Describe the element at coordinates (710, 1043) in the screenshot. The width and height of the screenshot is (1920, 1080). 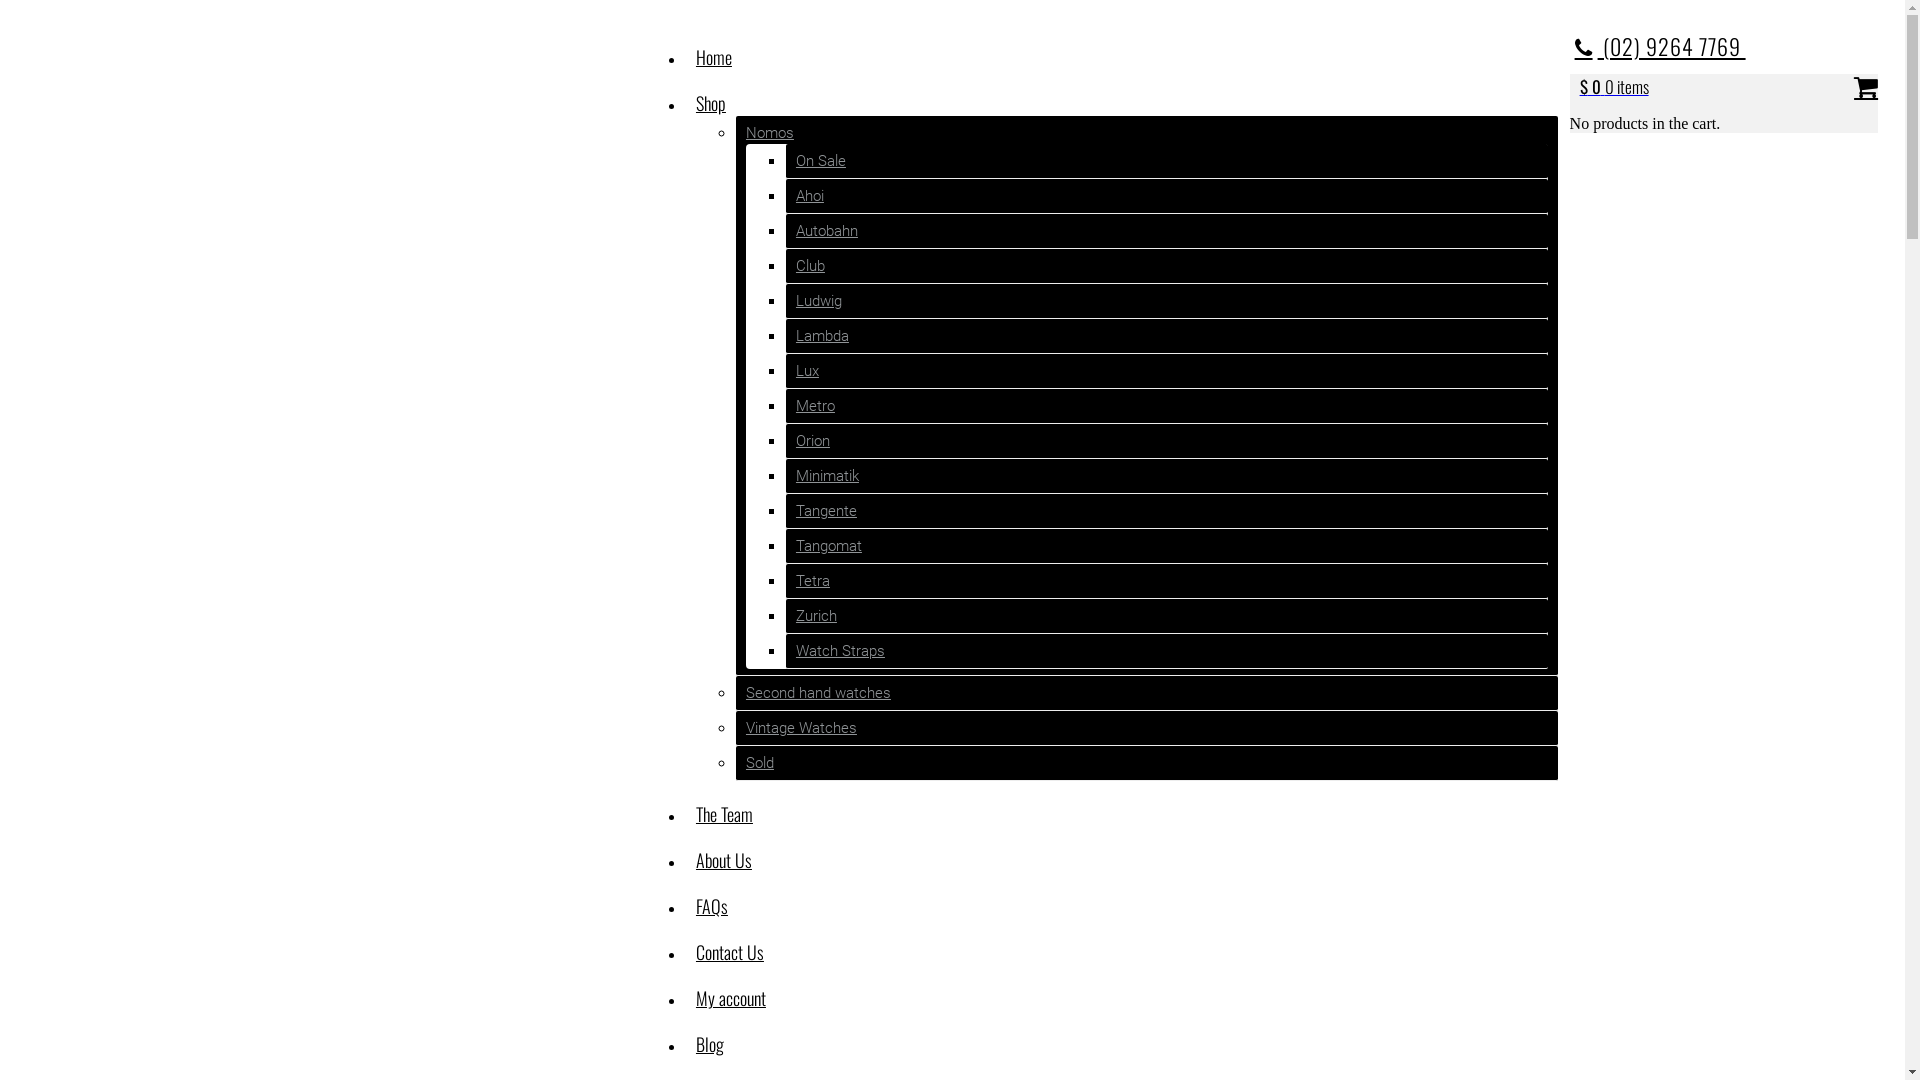
I see `'Blog'` at that location.